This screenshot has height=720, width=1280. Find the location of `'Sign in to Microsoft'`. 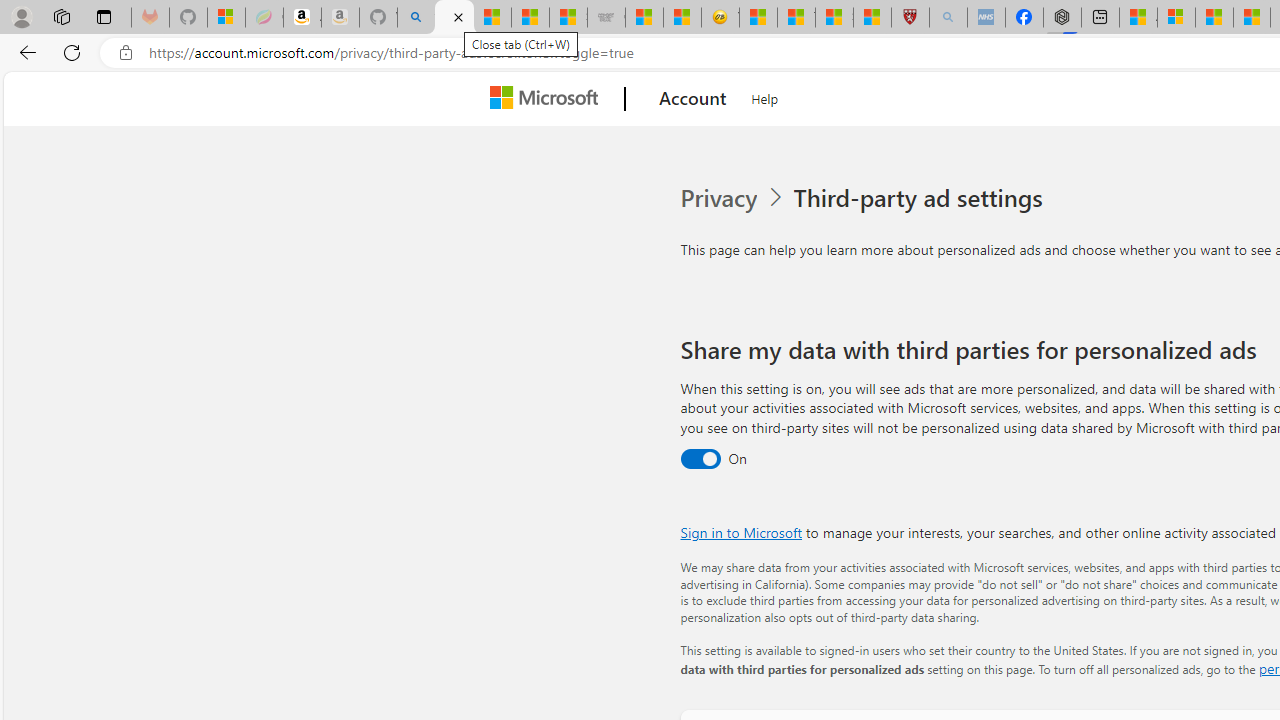

'Sign in to Microsoft' is located at coordinates (740, 531).